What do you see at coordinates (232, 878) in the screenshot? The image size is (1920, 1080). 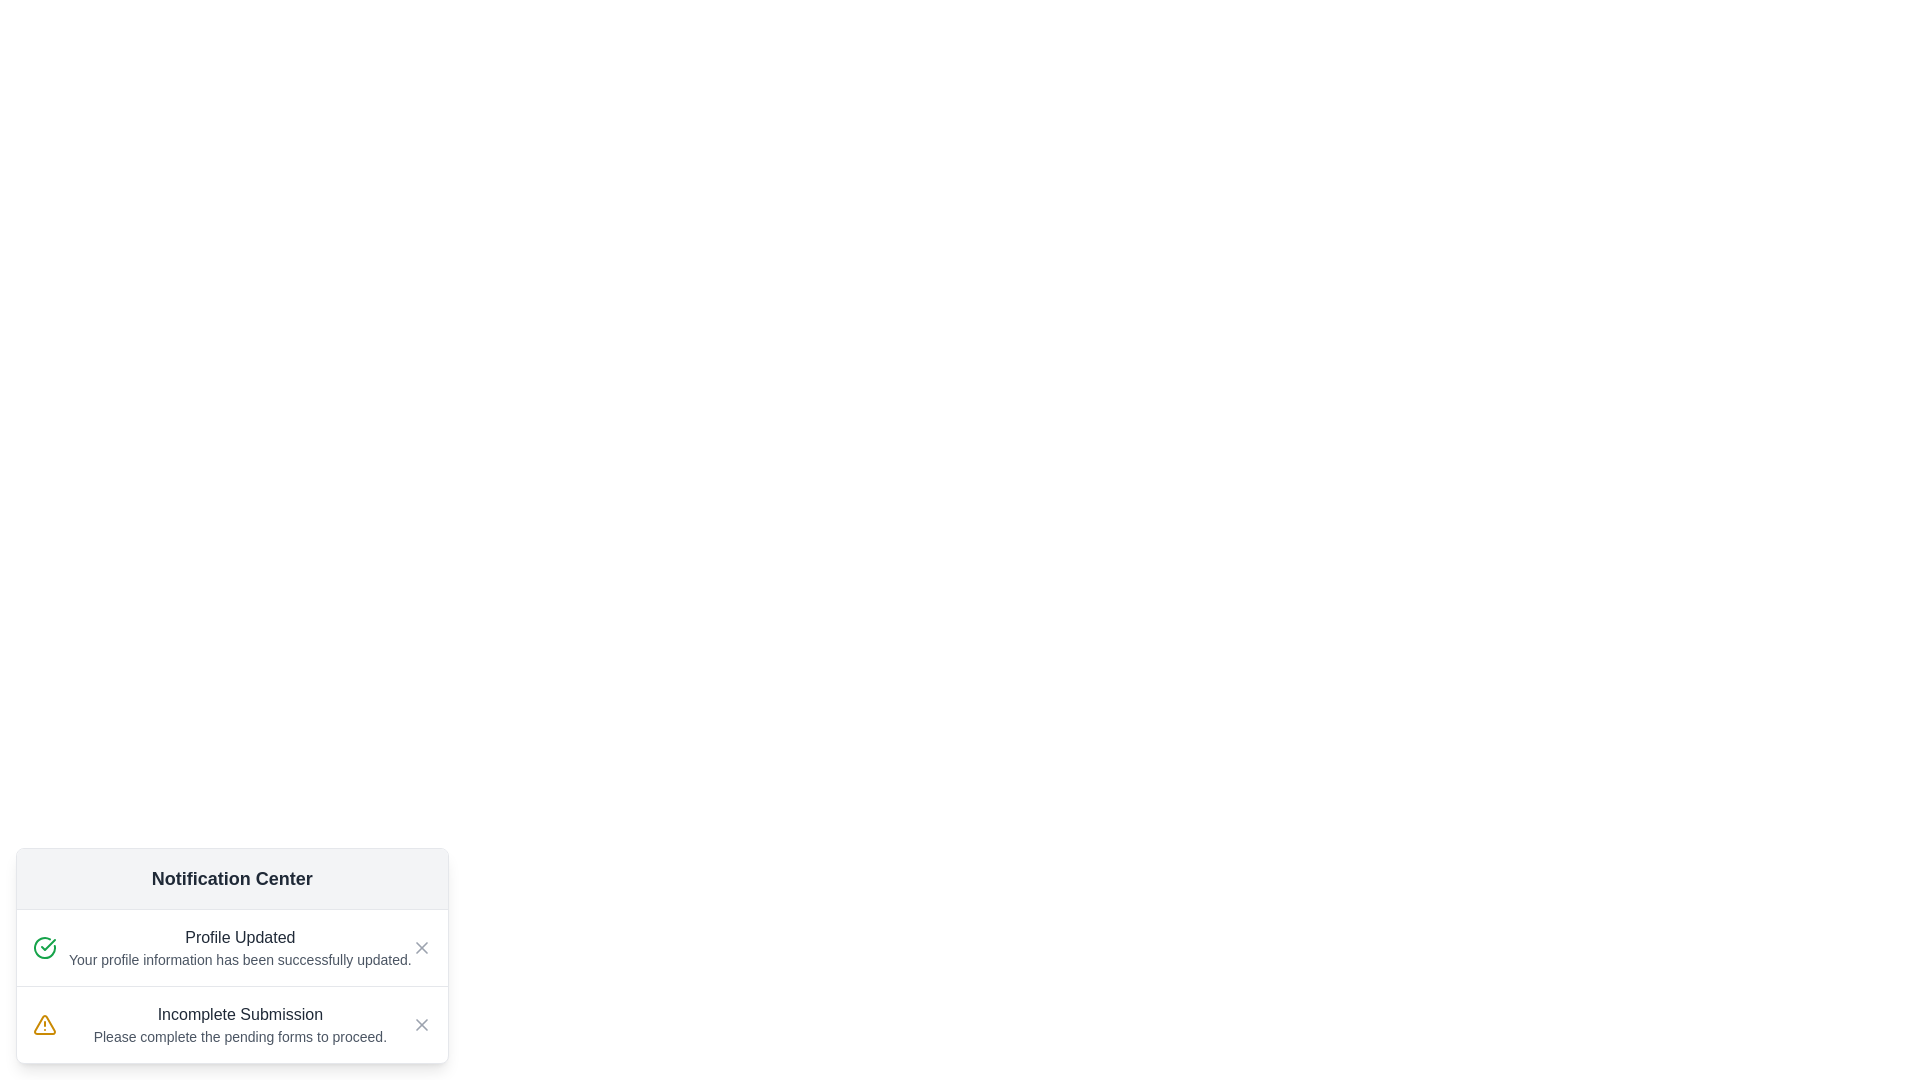 I see `the header labeled 'Notification Center', which is styled with a light gray background and a bottom border, positioned at the top of the notification panel` at bounding box center [232, 878].